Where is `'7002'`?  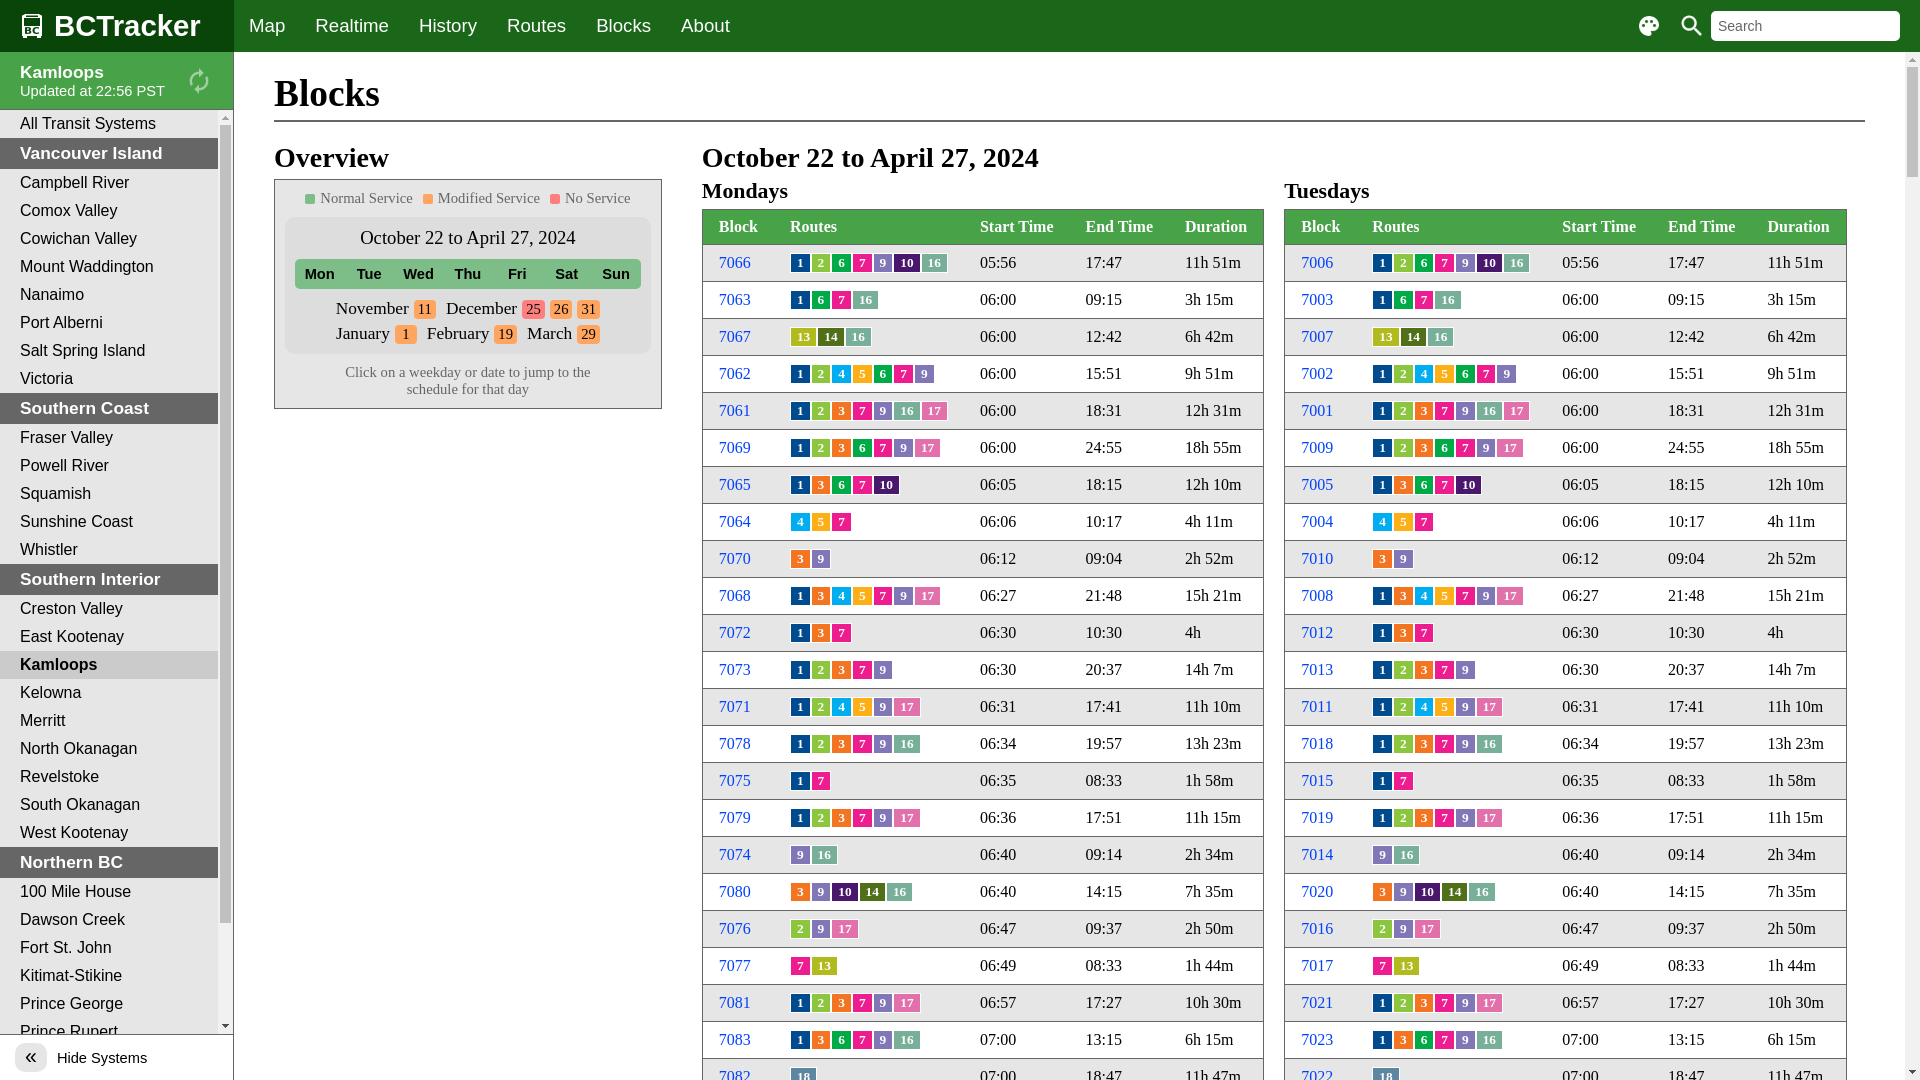 '7002' is located at coordinates (1316, 373).